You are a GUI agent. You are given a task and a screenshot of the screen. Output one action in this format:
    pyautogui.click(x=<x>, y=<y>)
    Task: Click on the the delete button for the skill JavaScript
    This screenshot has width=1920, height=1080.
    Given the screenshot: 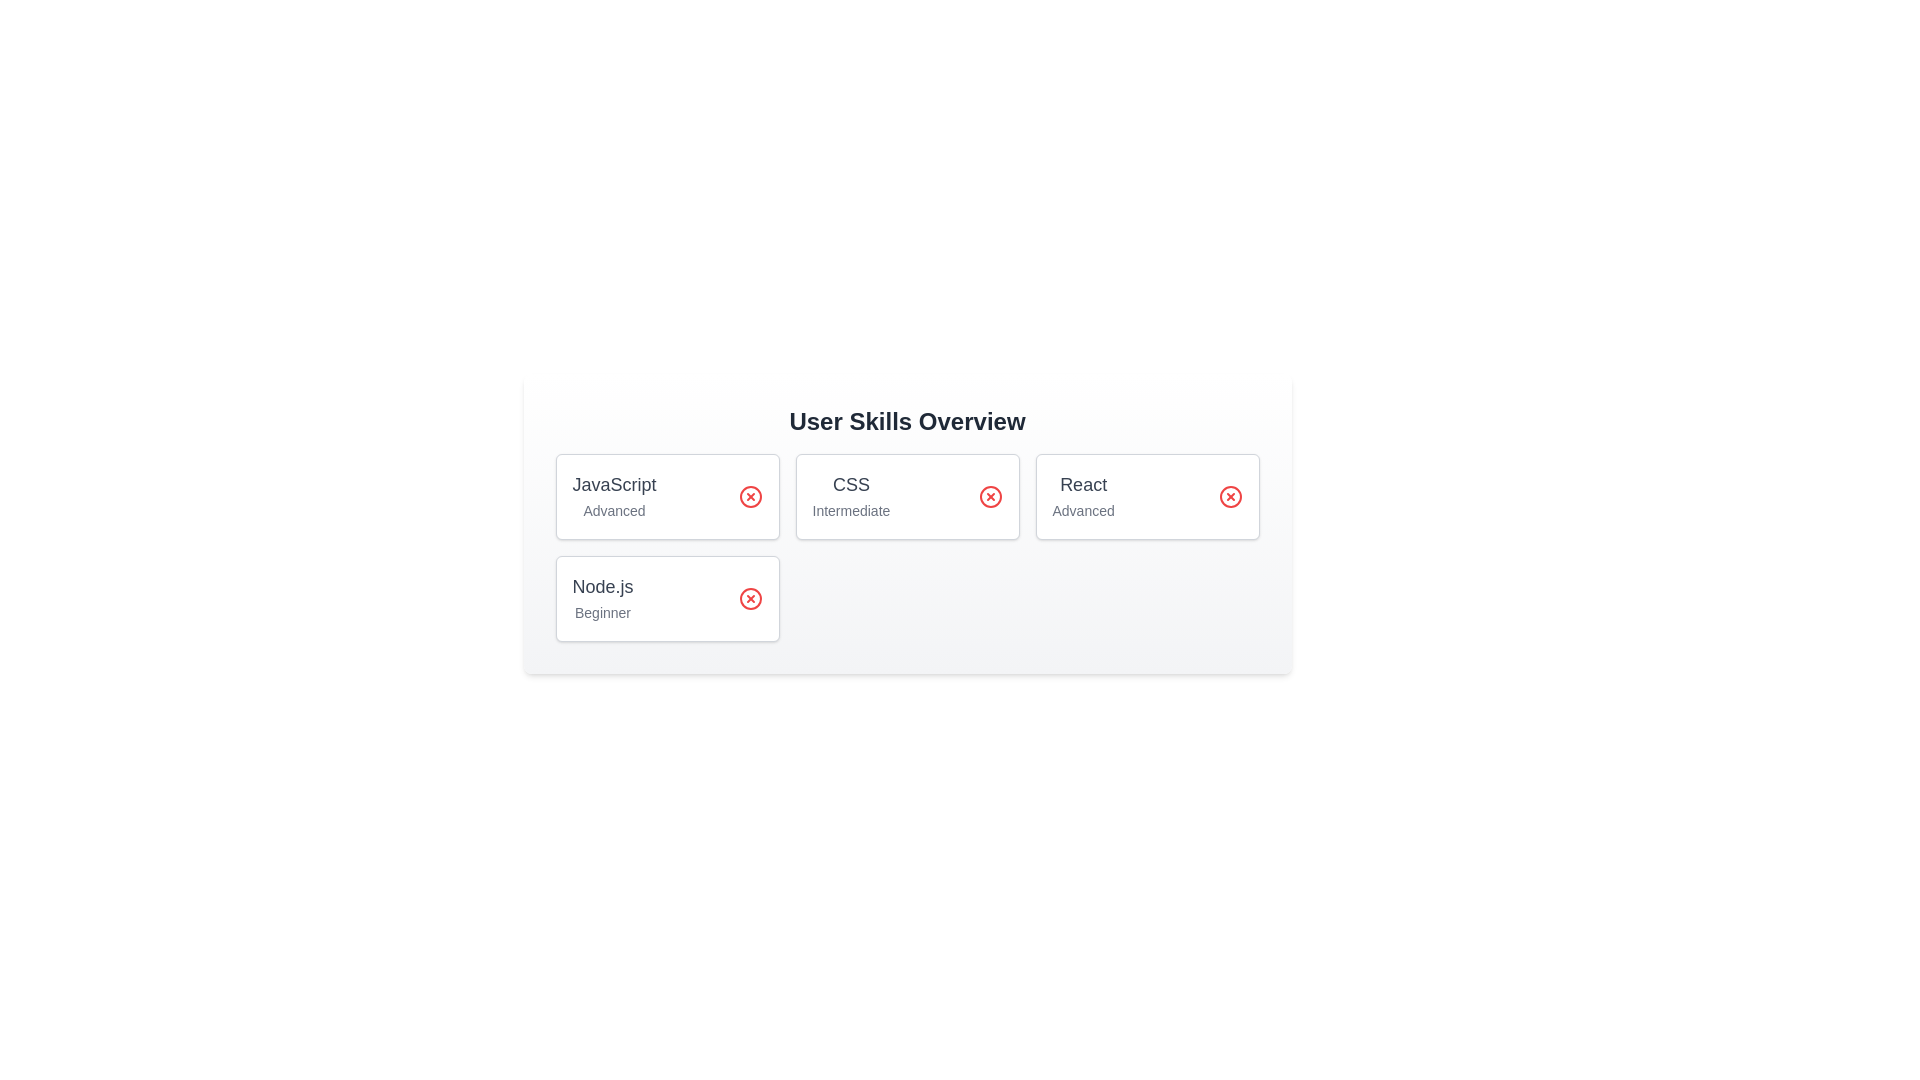 What is the action you would take?
    pyautogui.click(x=749, y=496)
    